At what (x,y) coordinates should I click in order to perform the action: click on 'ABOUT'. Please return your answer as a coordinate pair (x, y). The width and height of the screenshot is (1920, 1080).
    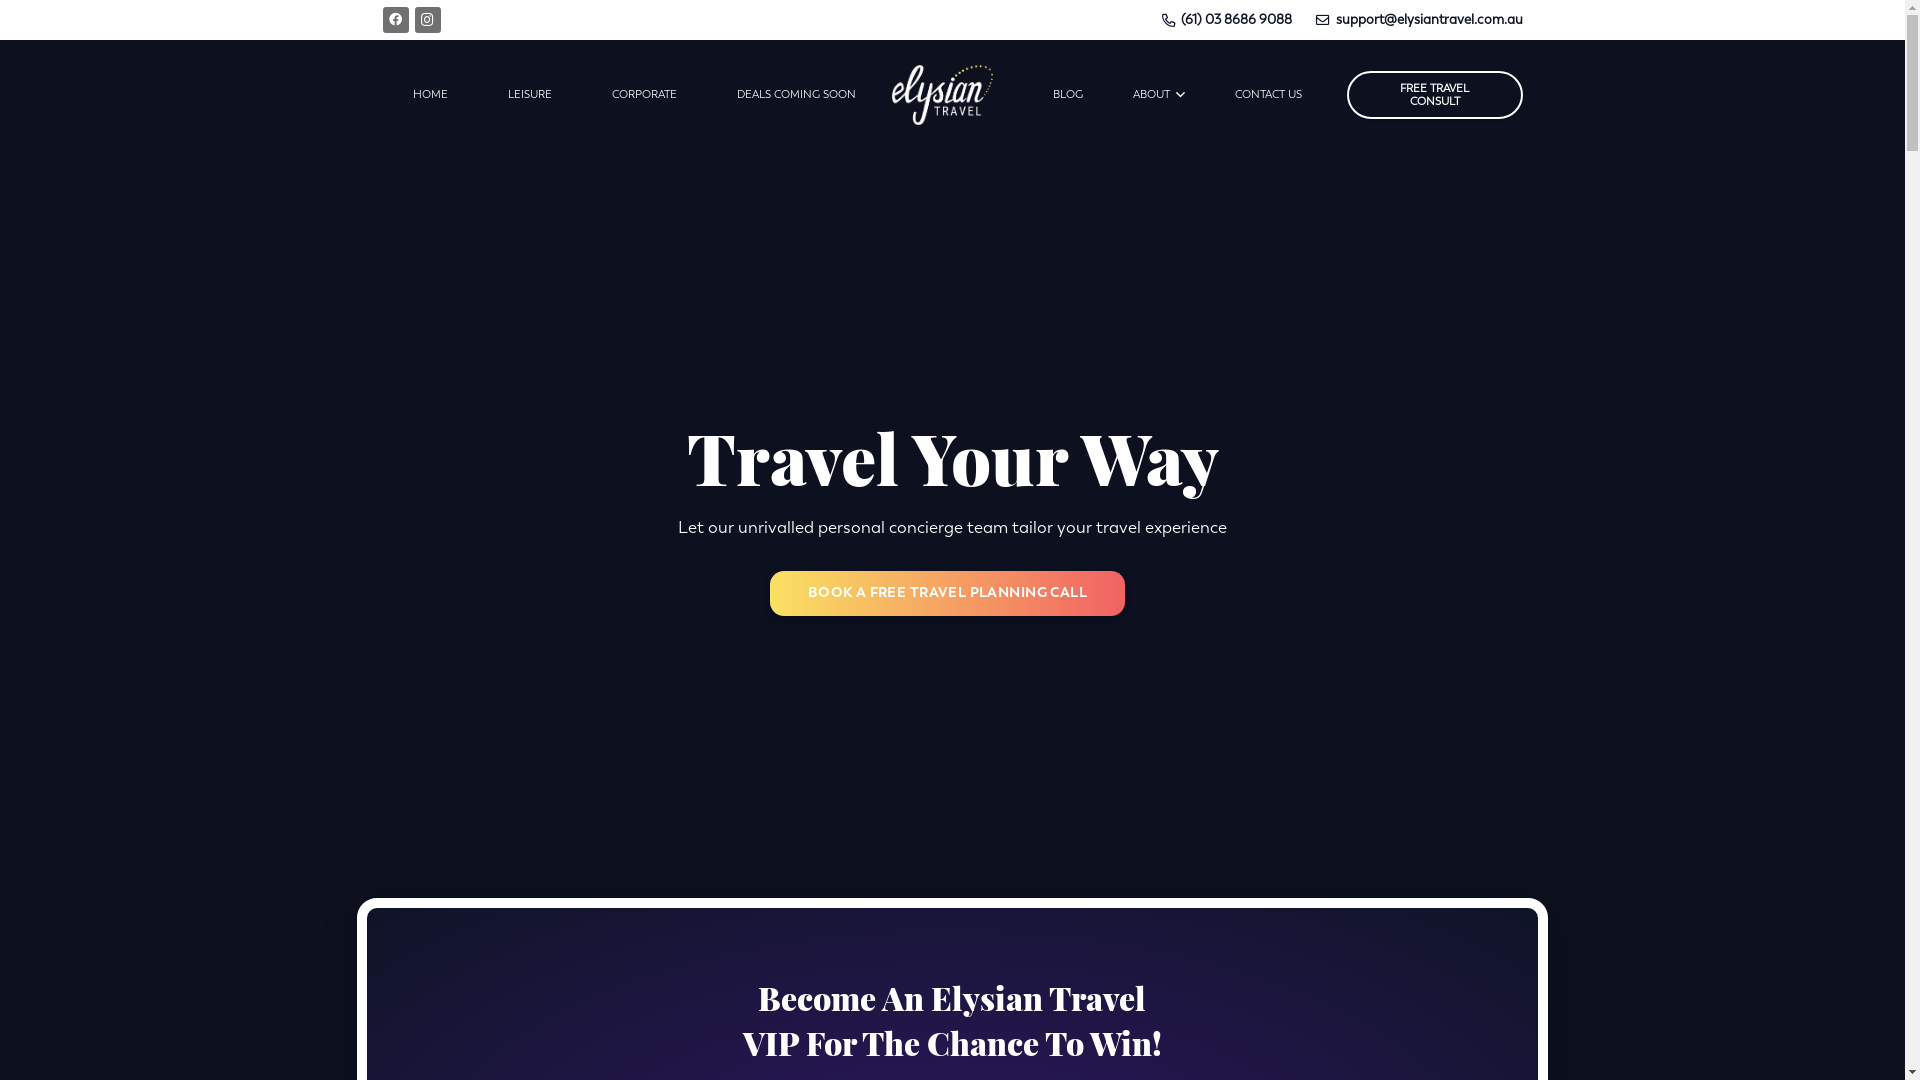
    Looking at the image, I should click on (1158, 95).